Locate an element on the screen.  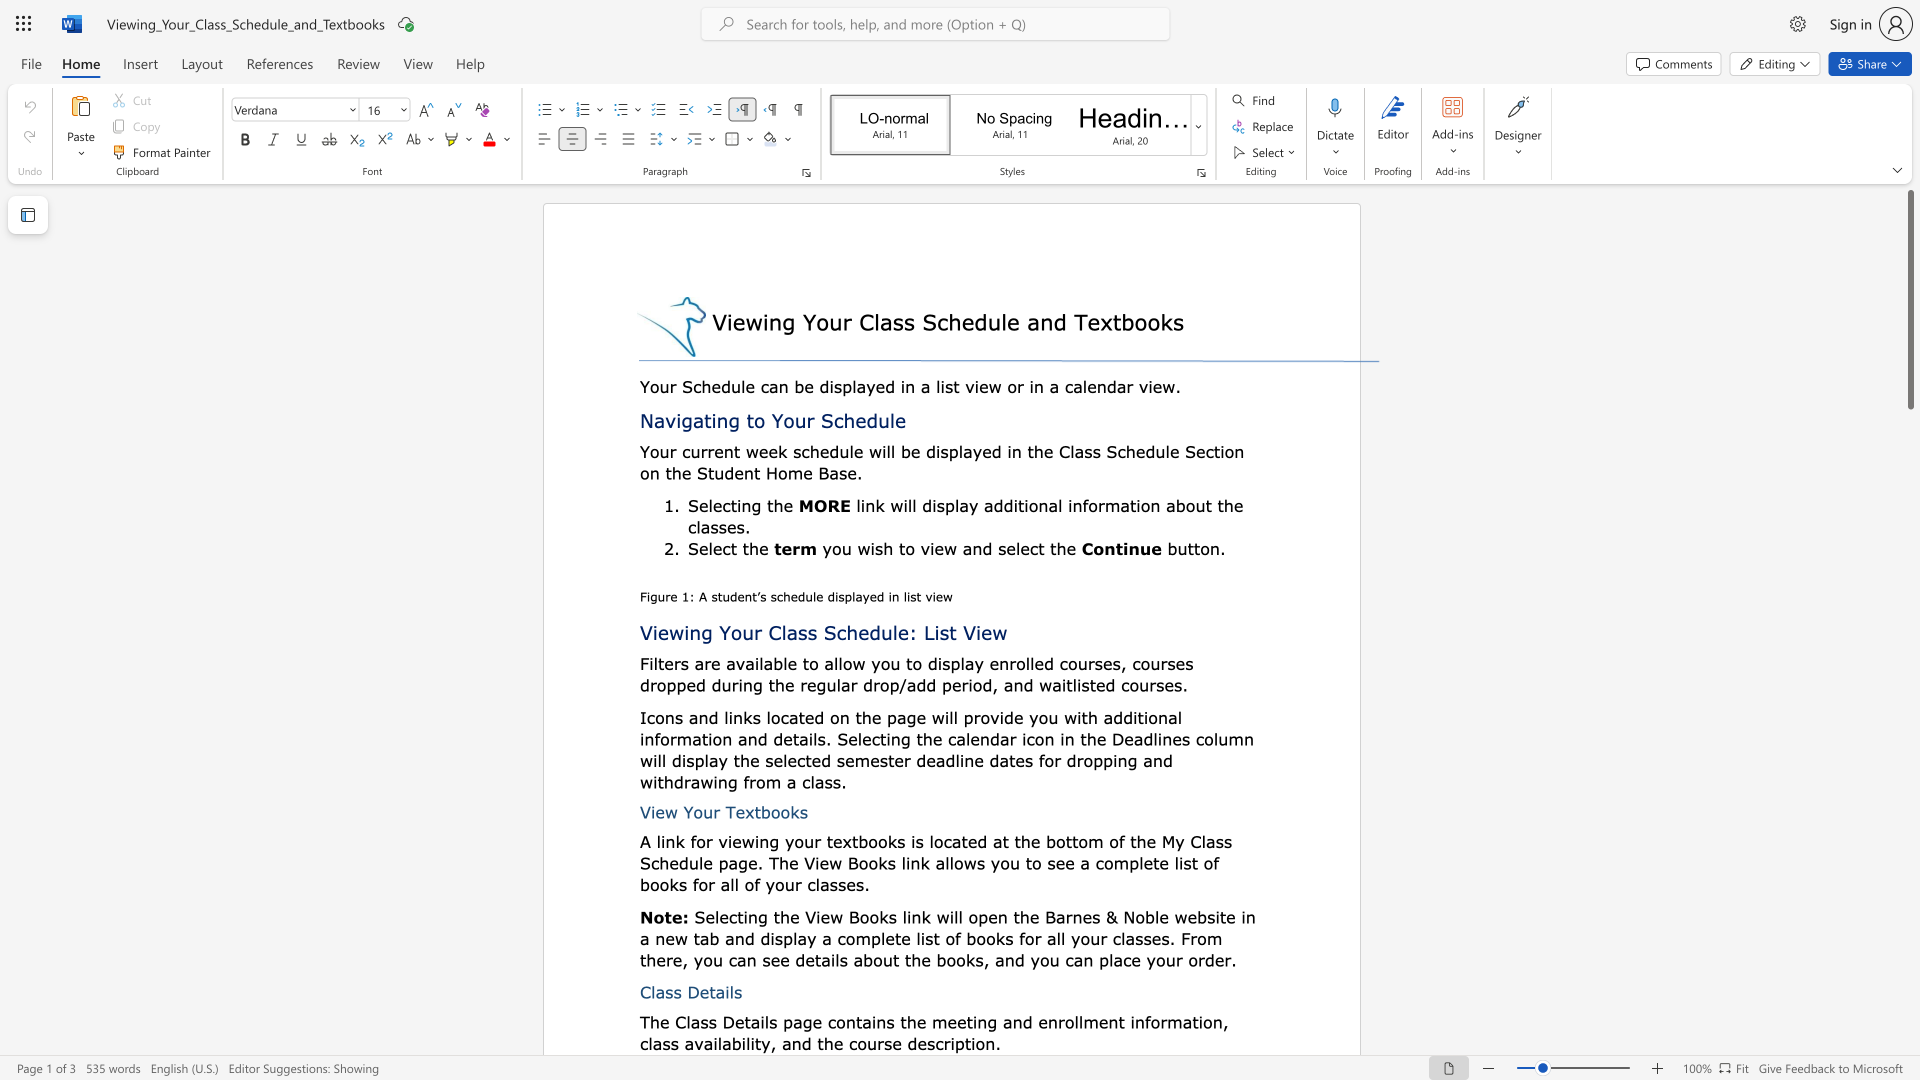
the scrollbar to scroll the page down is located at coordinates (1909, 628).